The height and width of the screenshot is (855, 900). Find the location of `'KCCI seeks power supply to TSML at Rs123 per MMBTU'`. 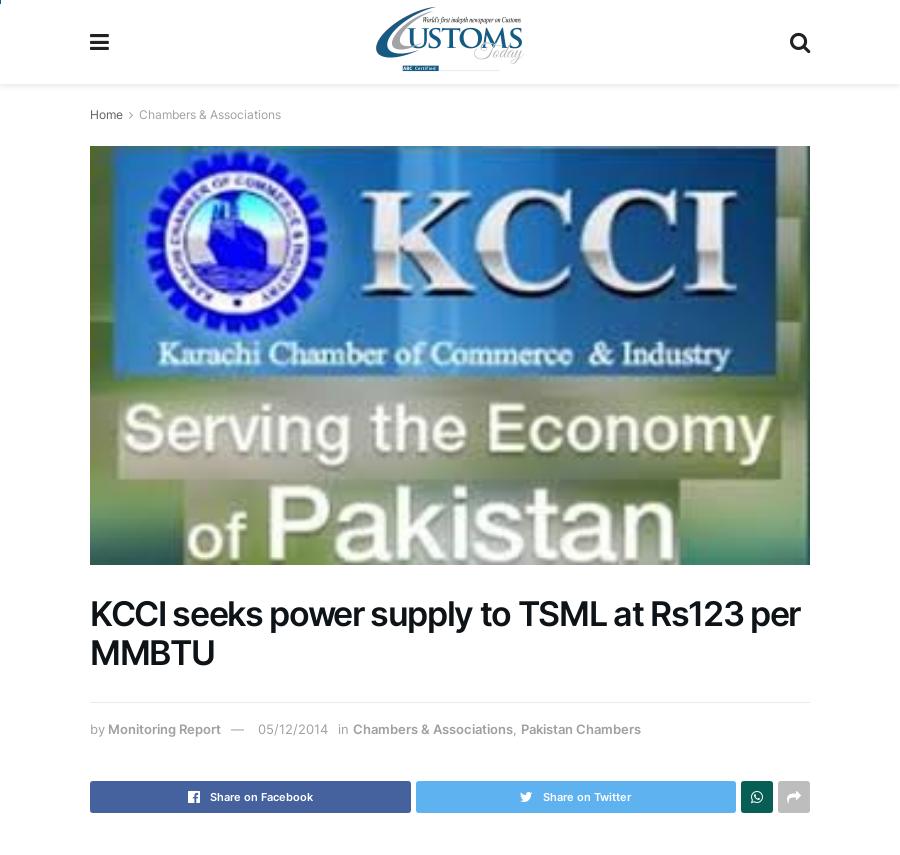

'KCCI seeks power supply to TSML at Rs123 per MMBTU' is located at coordinates (89, 631).